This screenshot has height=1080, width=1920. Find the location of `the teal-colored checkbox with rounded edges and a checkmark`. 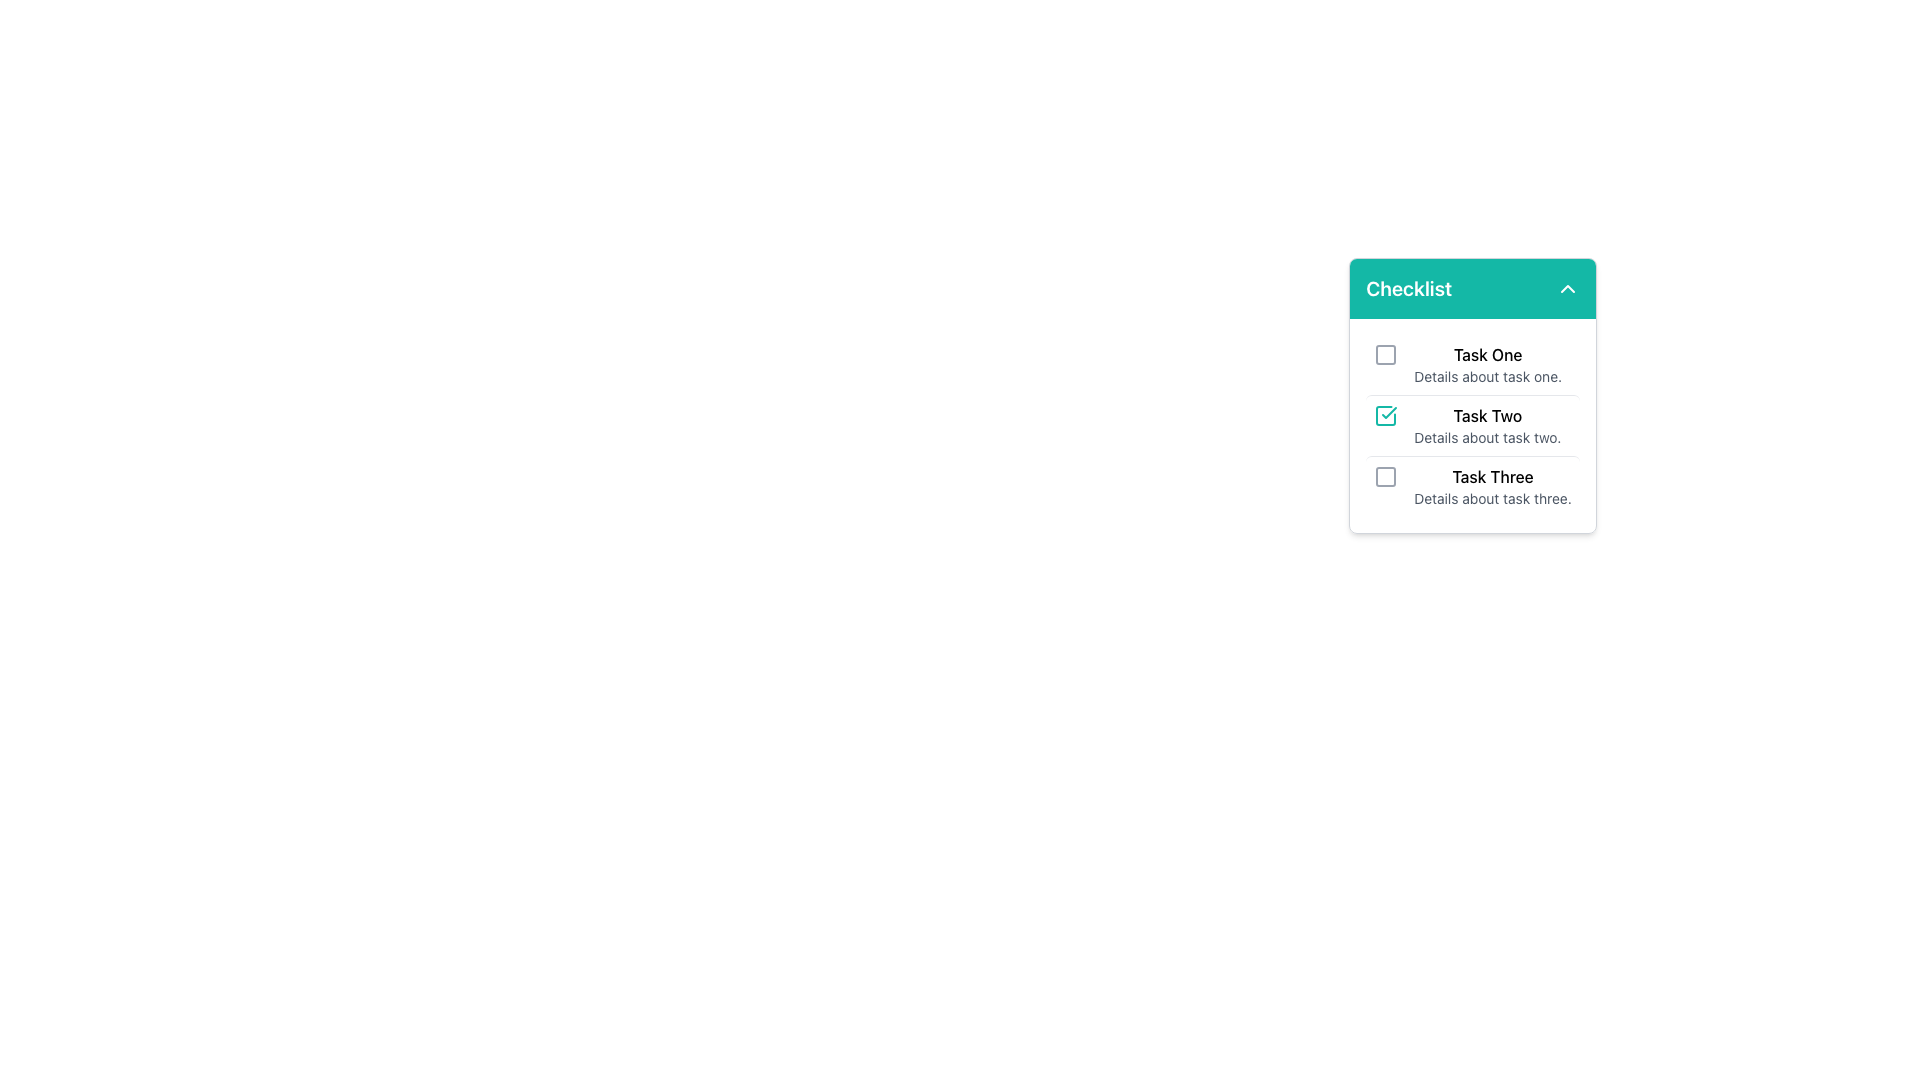

the teal-colored checkbox with rounded edges and a checkmark is located at coordinates (1385, 415).